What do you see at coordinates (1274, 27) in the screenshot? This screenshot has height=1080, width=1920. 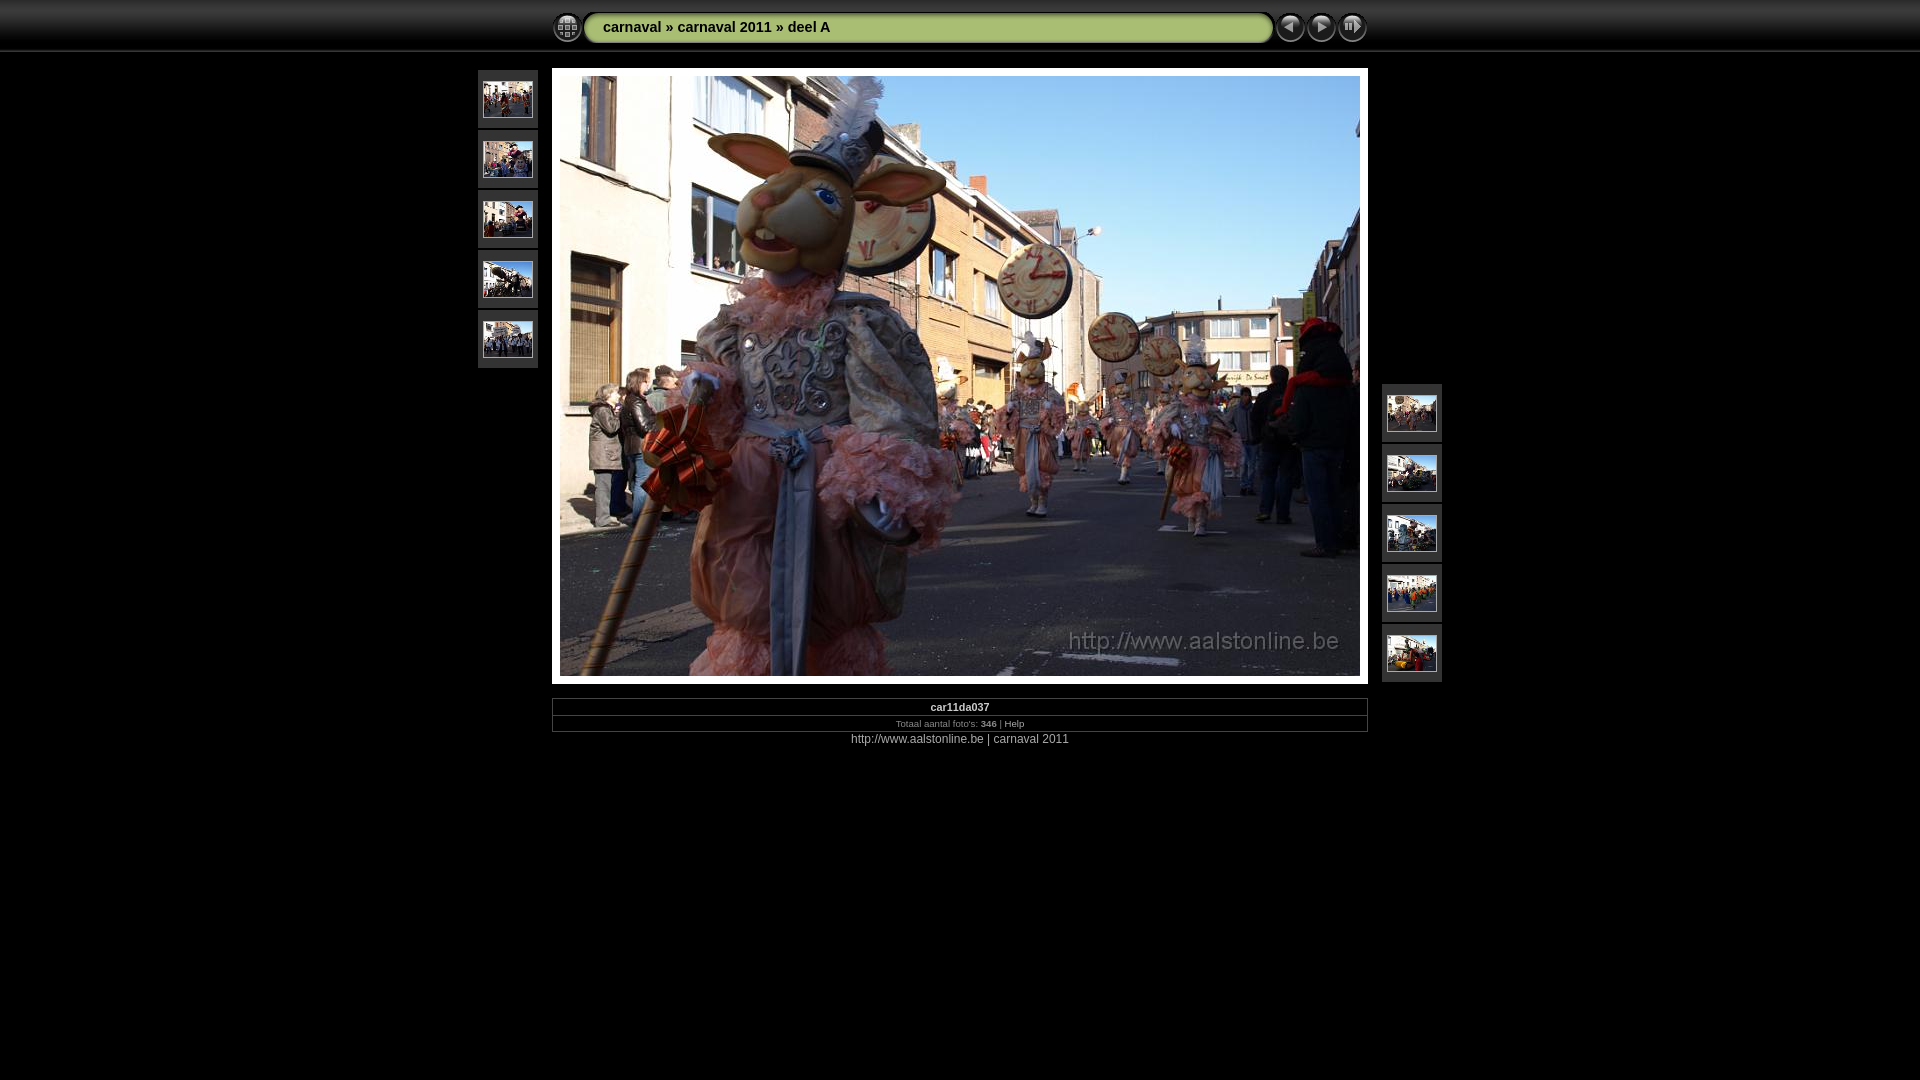 I see `' Vorige foto '` at bounding box center [1274, 27].